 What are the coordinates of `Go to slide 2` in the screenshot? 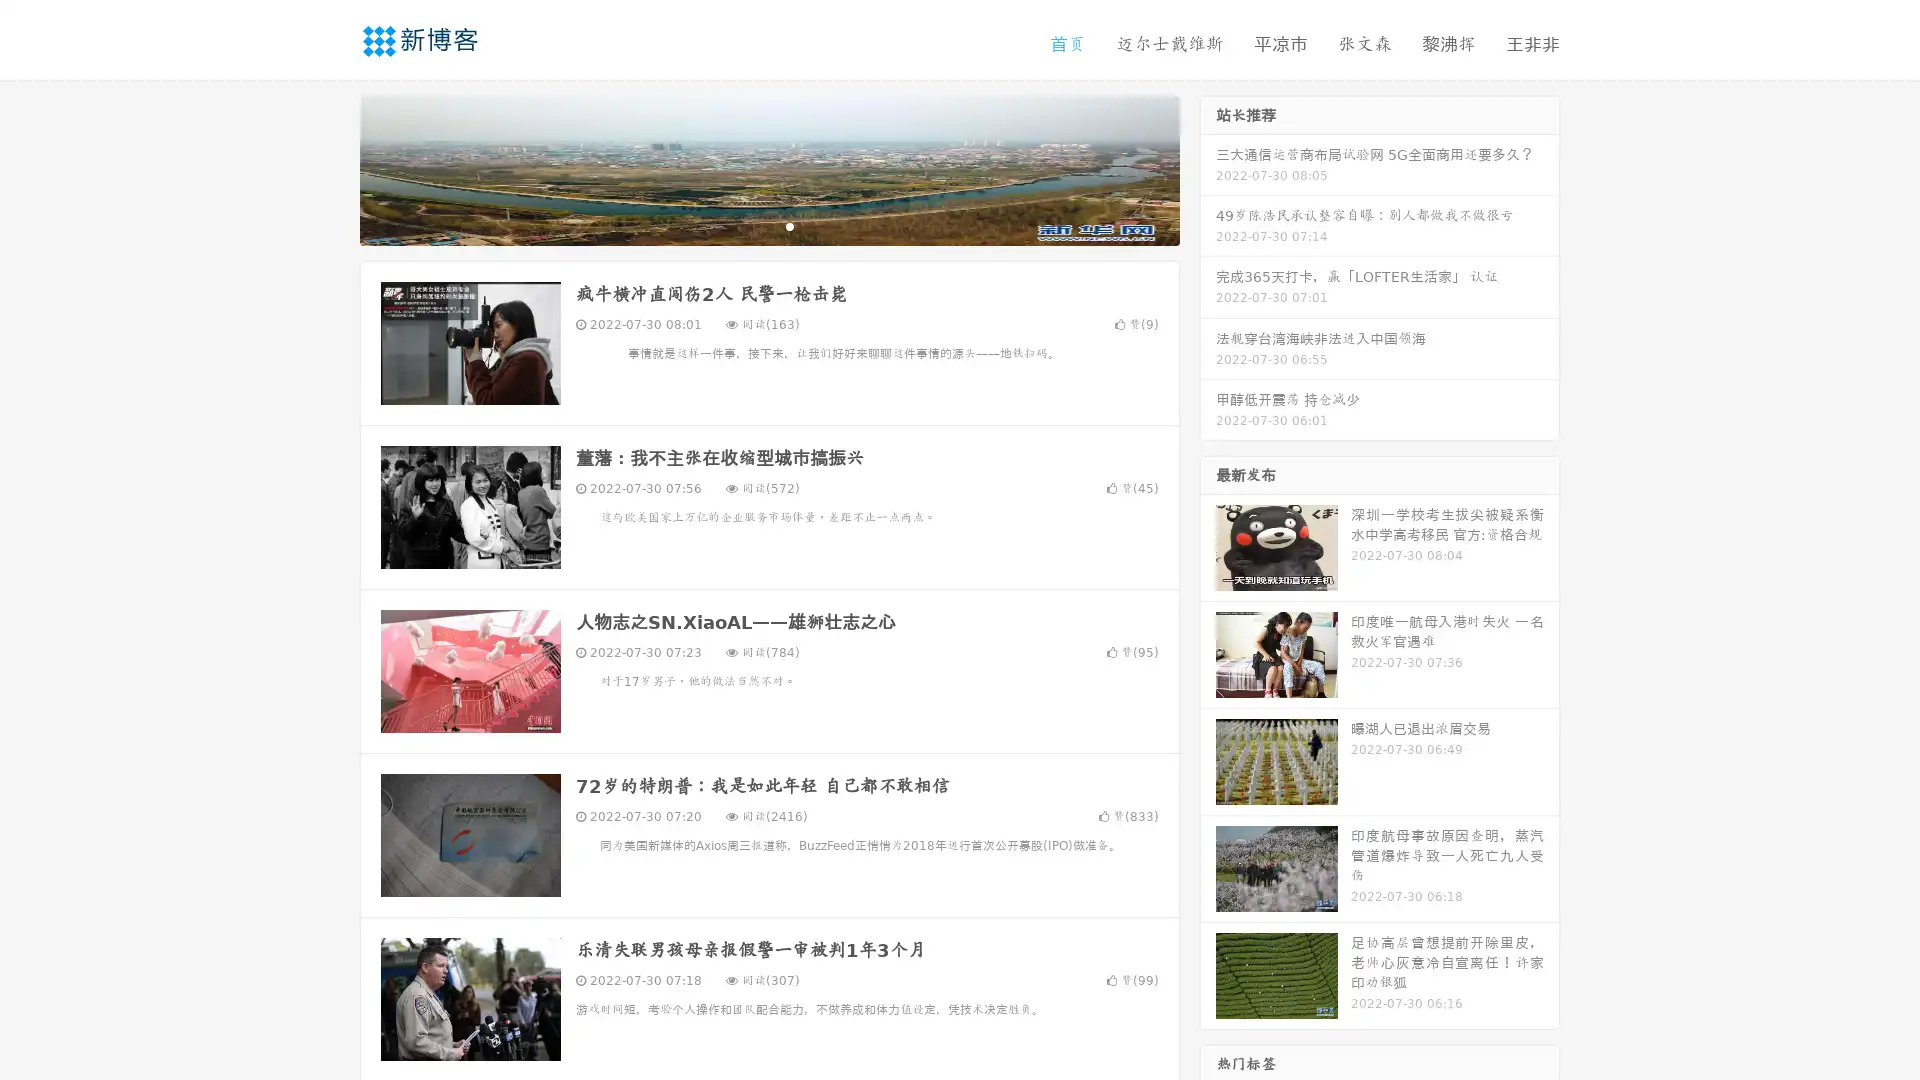 It's located at (768, 225).